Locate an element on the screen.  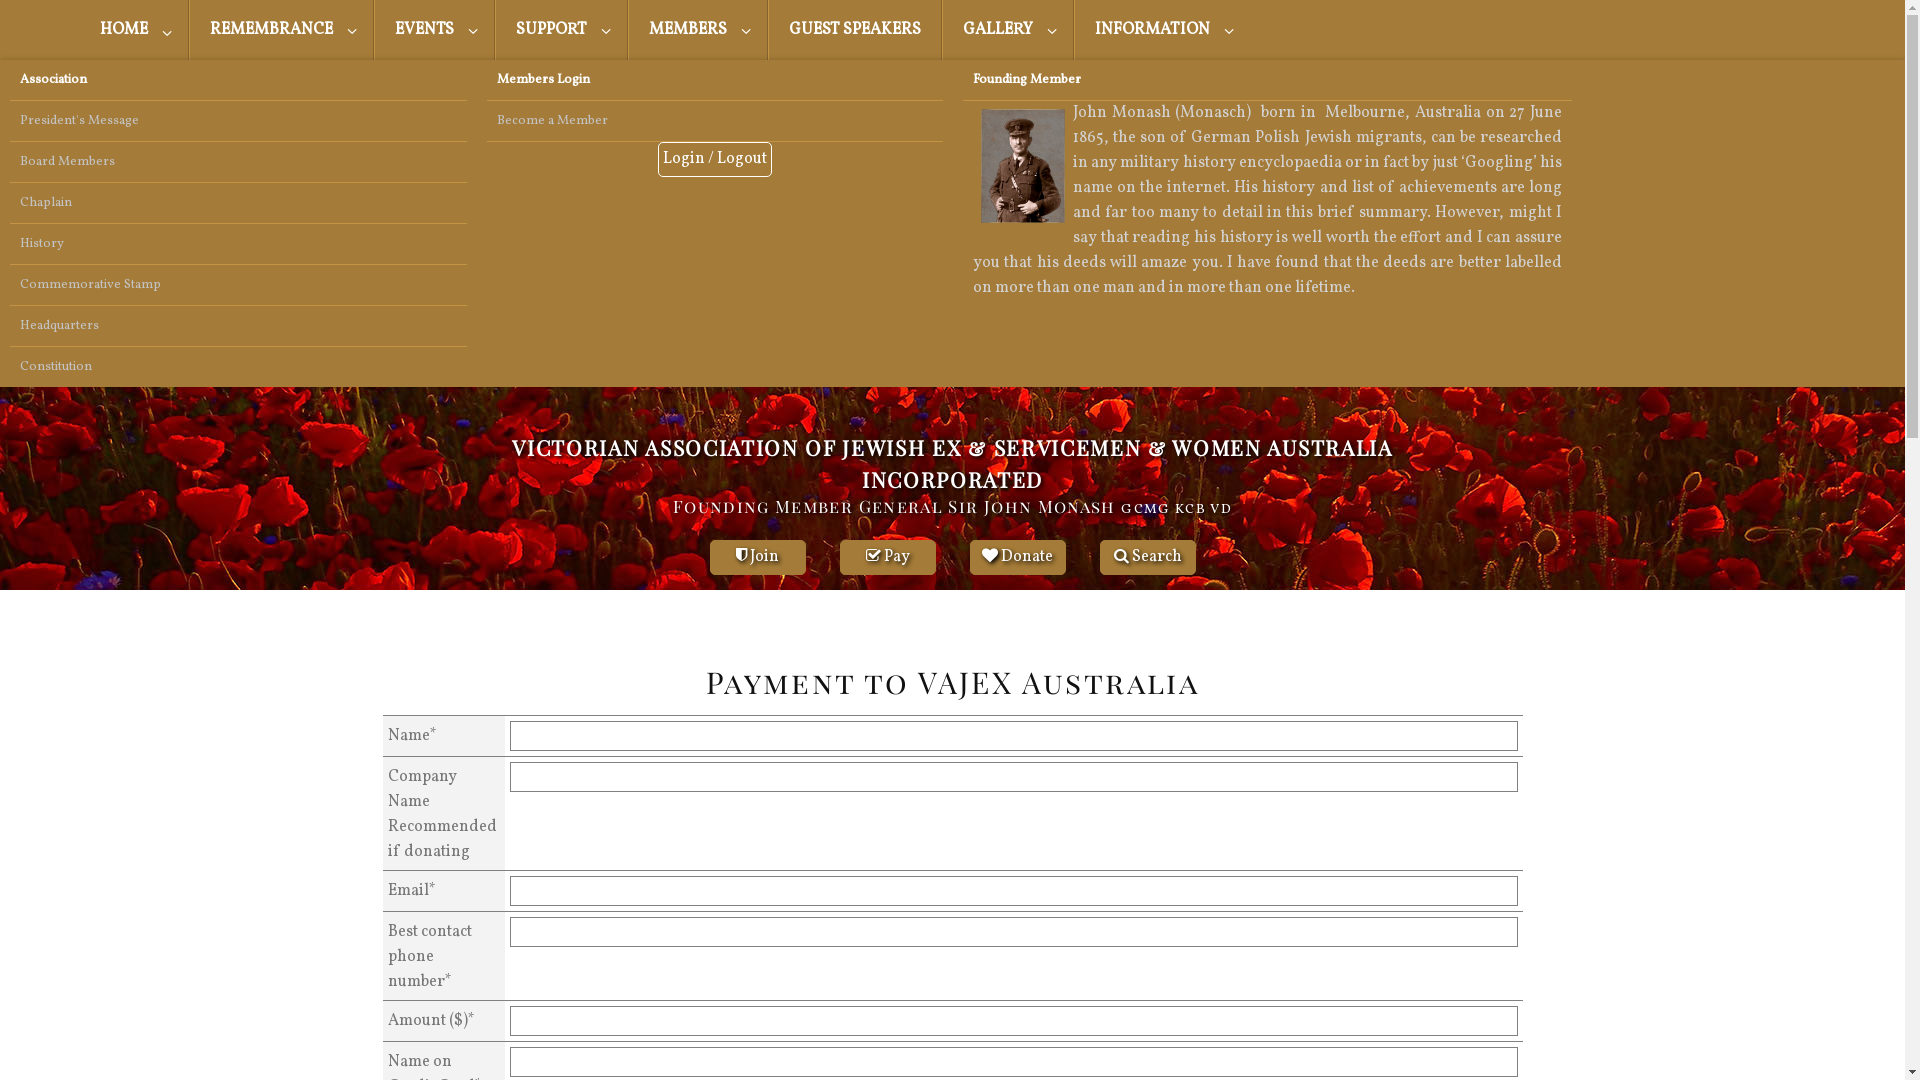
'Association' is located at coordinates (0, 79).